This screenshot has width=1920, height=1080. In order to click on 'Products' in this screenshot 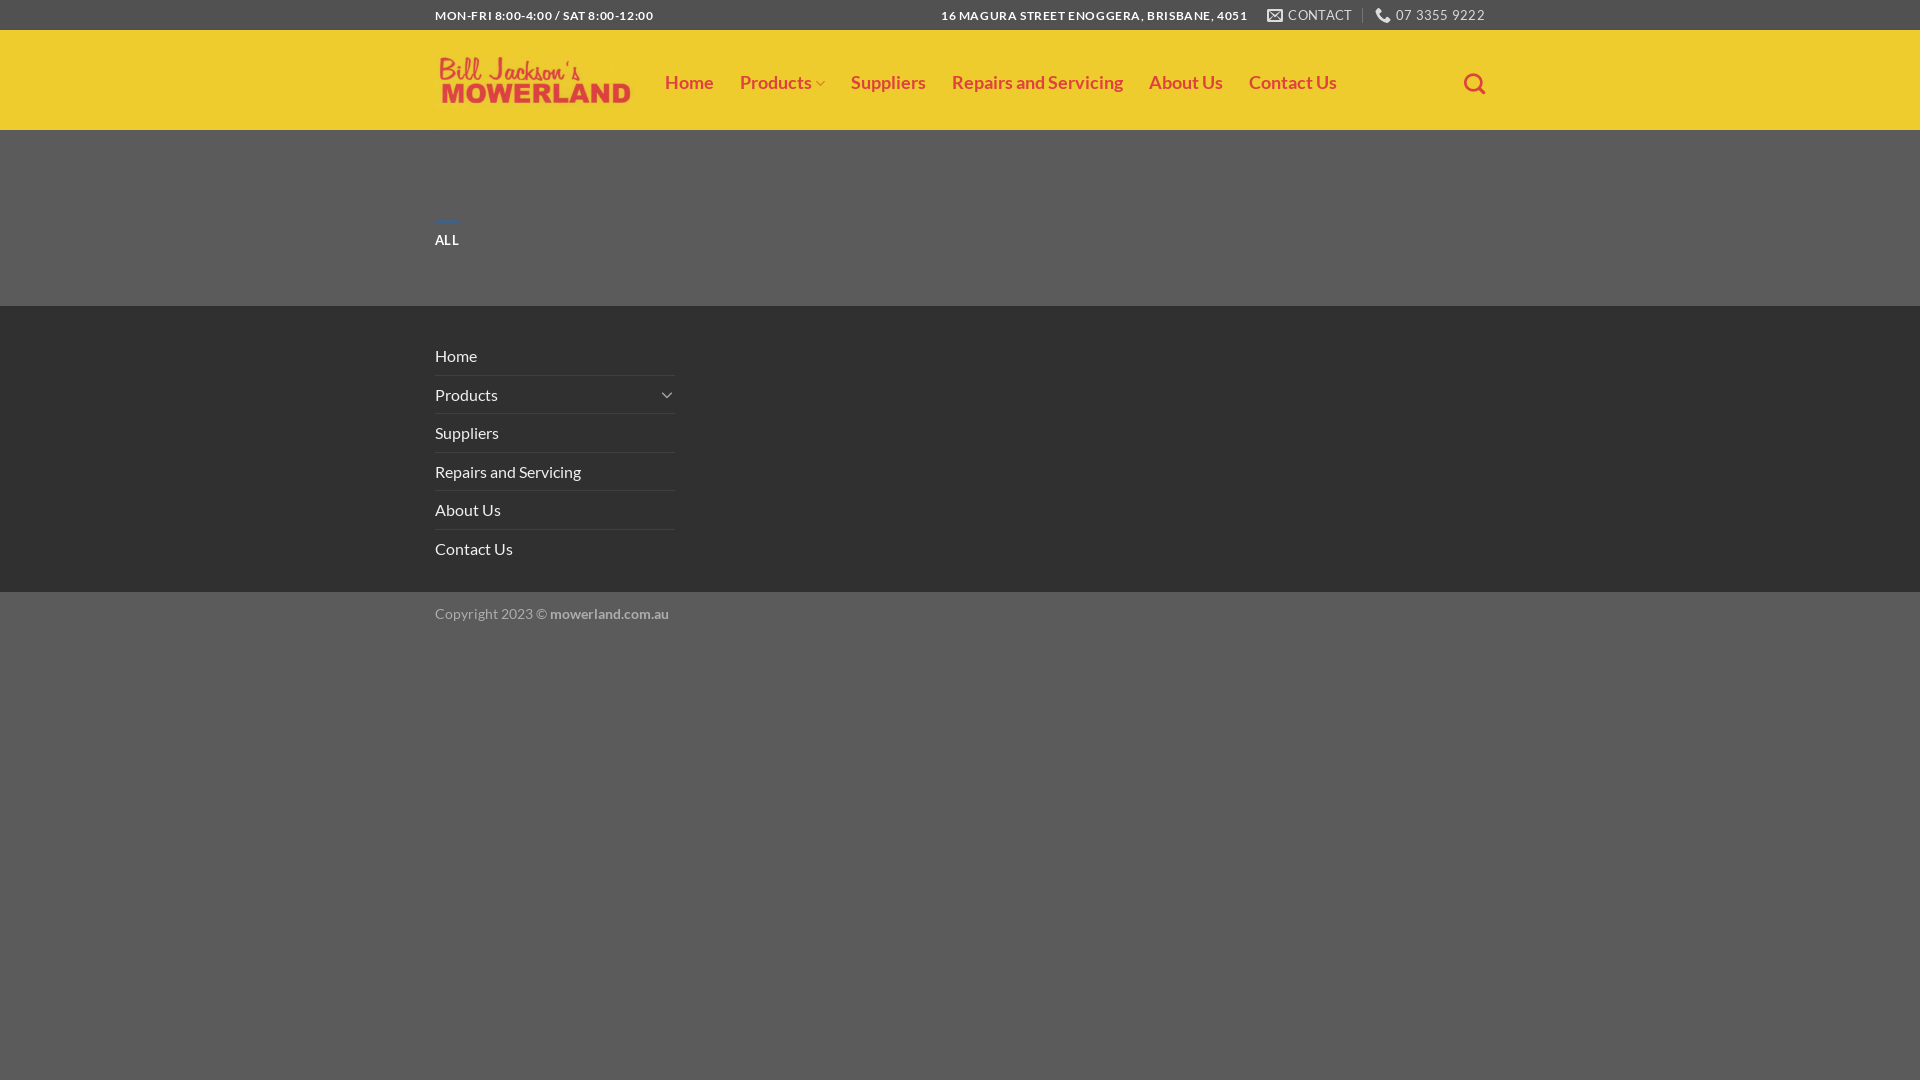, I will do `click(781, 82)`.